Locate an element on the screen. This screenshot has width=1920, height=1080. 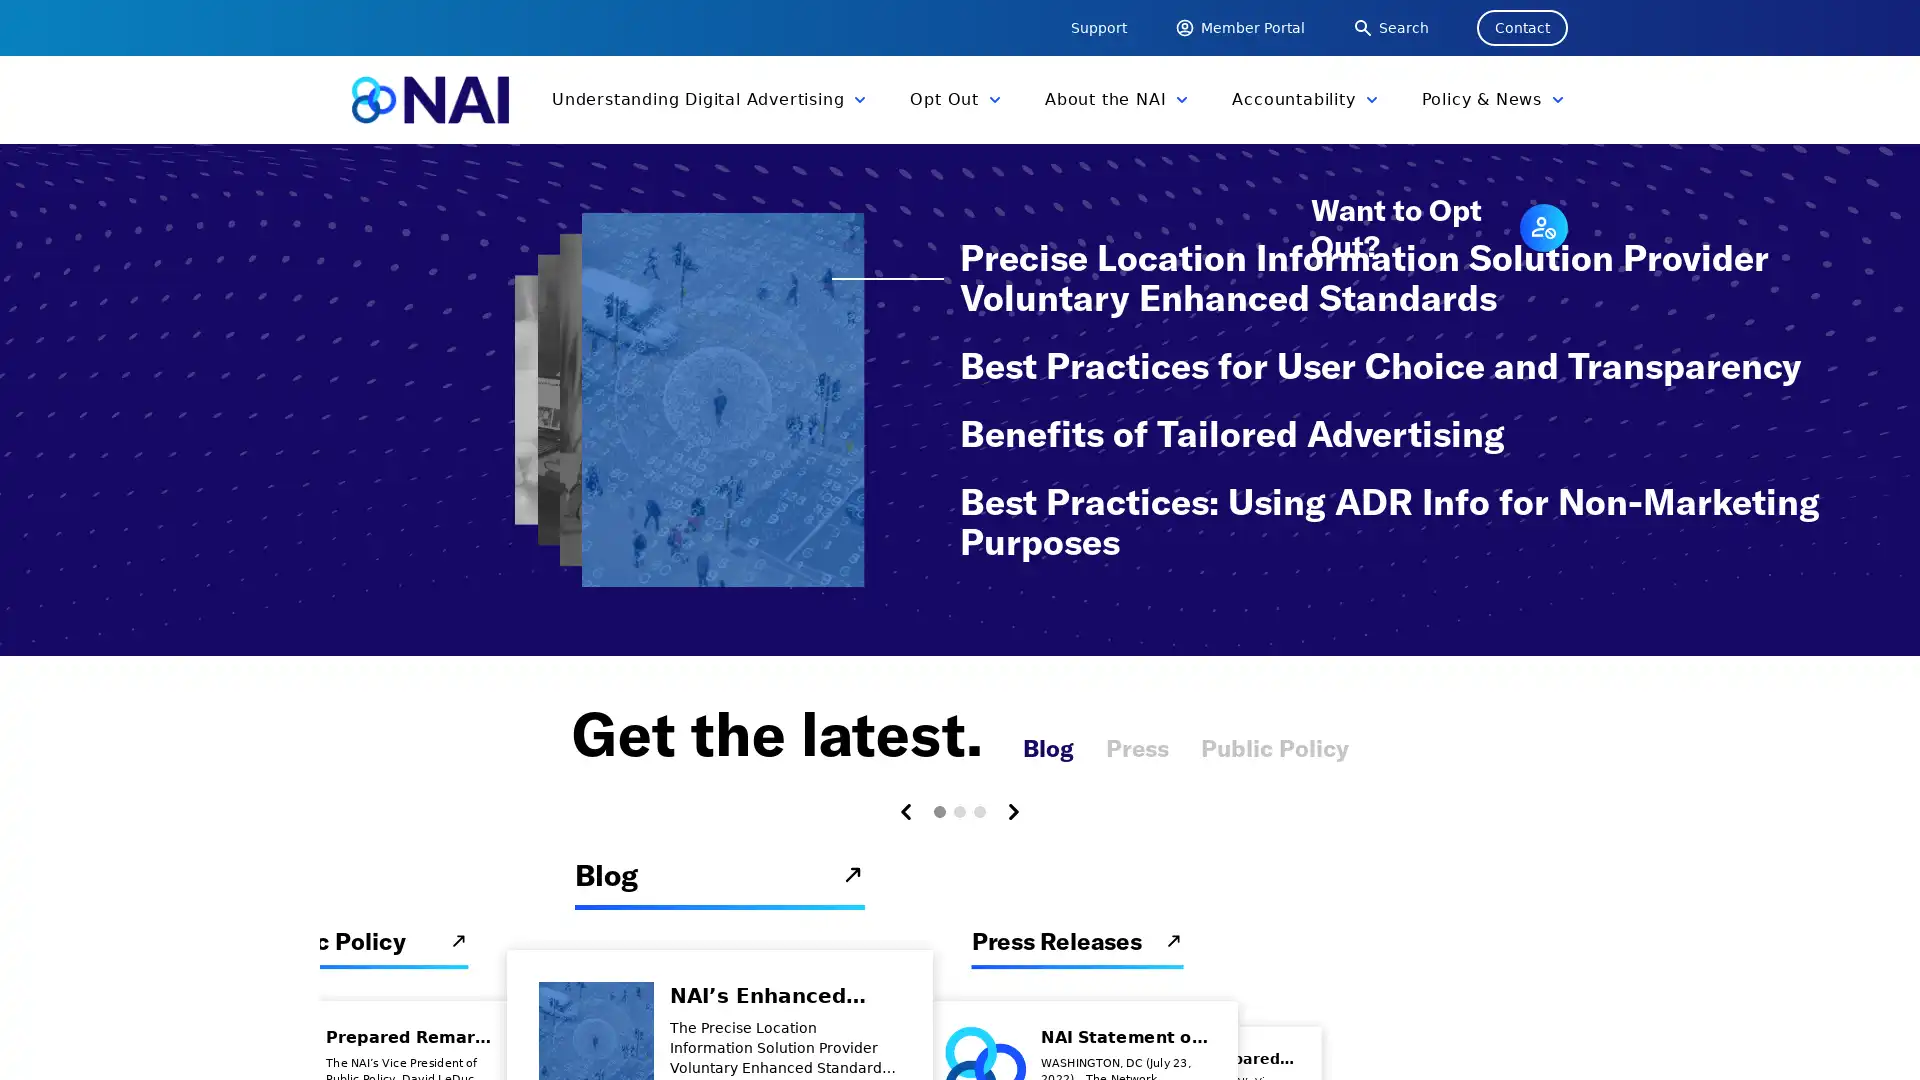
Press is located at coordinates (1136, 748).